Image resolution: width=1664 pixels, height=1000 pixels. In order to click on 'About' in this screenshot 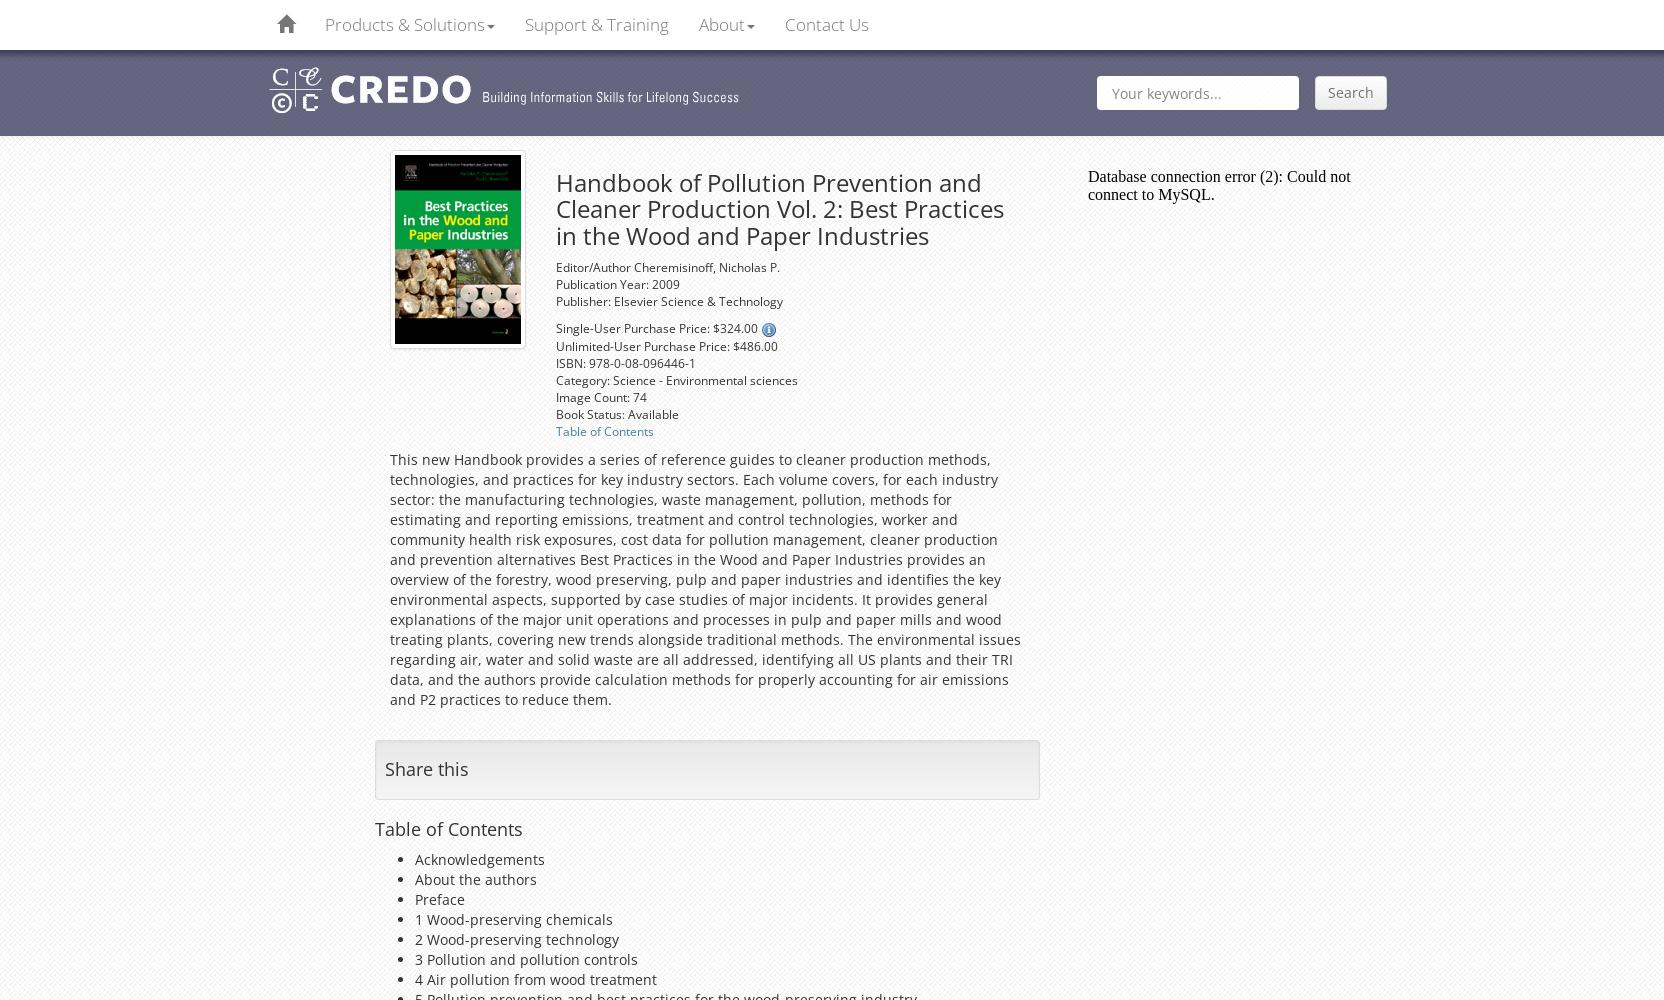, I will do `click(721, 24)`.